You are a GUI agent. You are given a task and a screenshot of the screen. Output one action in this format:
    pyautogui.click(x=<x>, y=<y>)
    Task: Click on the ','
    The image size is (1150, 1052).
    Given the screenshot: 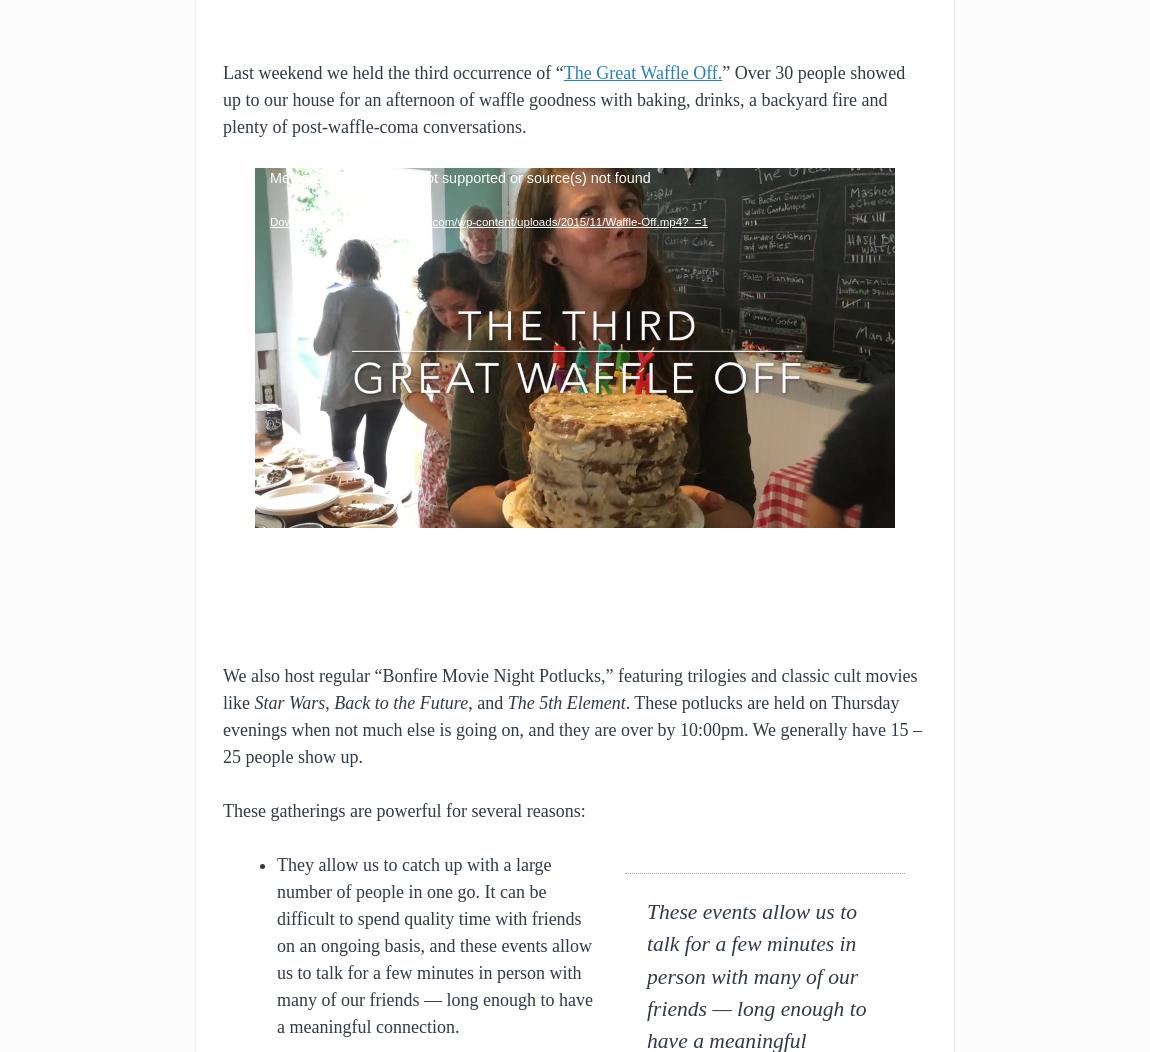 What is the action you would take?
    pyautogui.click(x=329, y=700)
    